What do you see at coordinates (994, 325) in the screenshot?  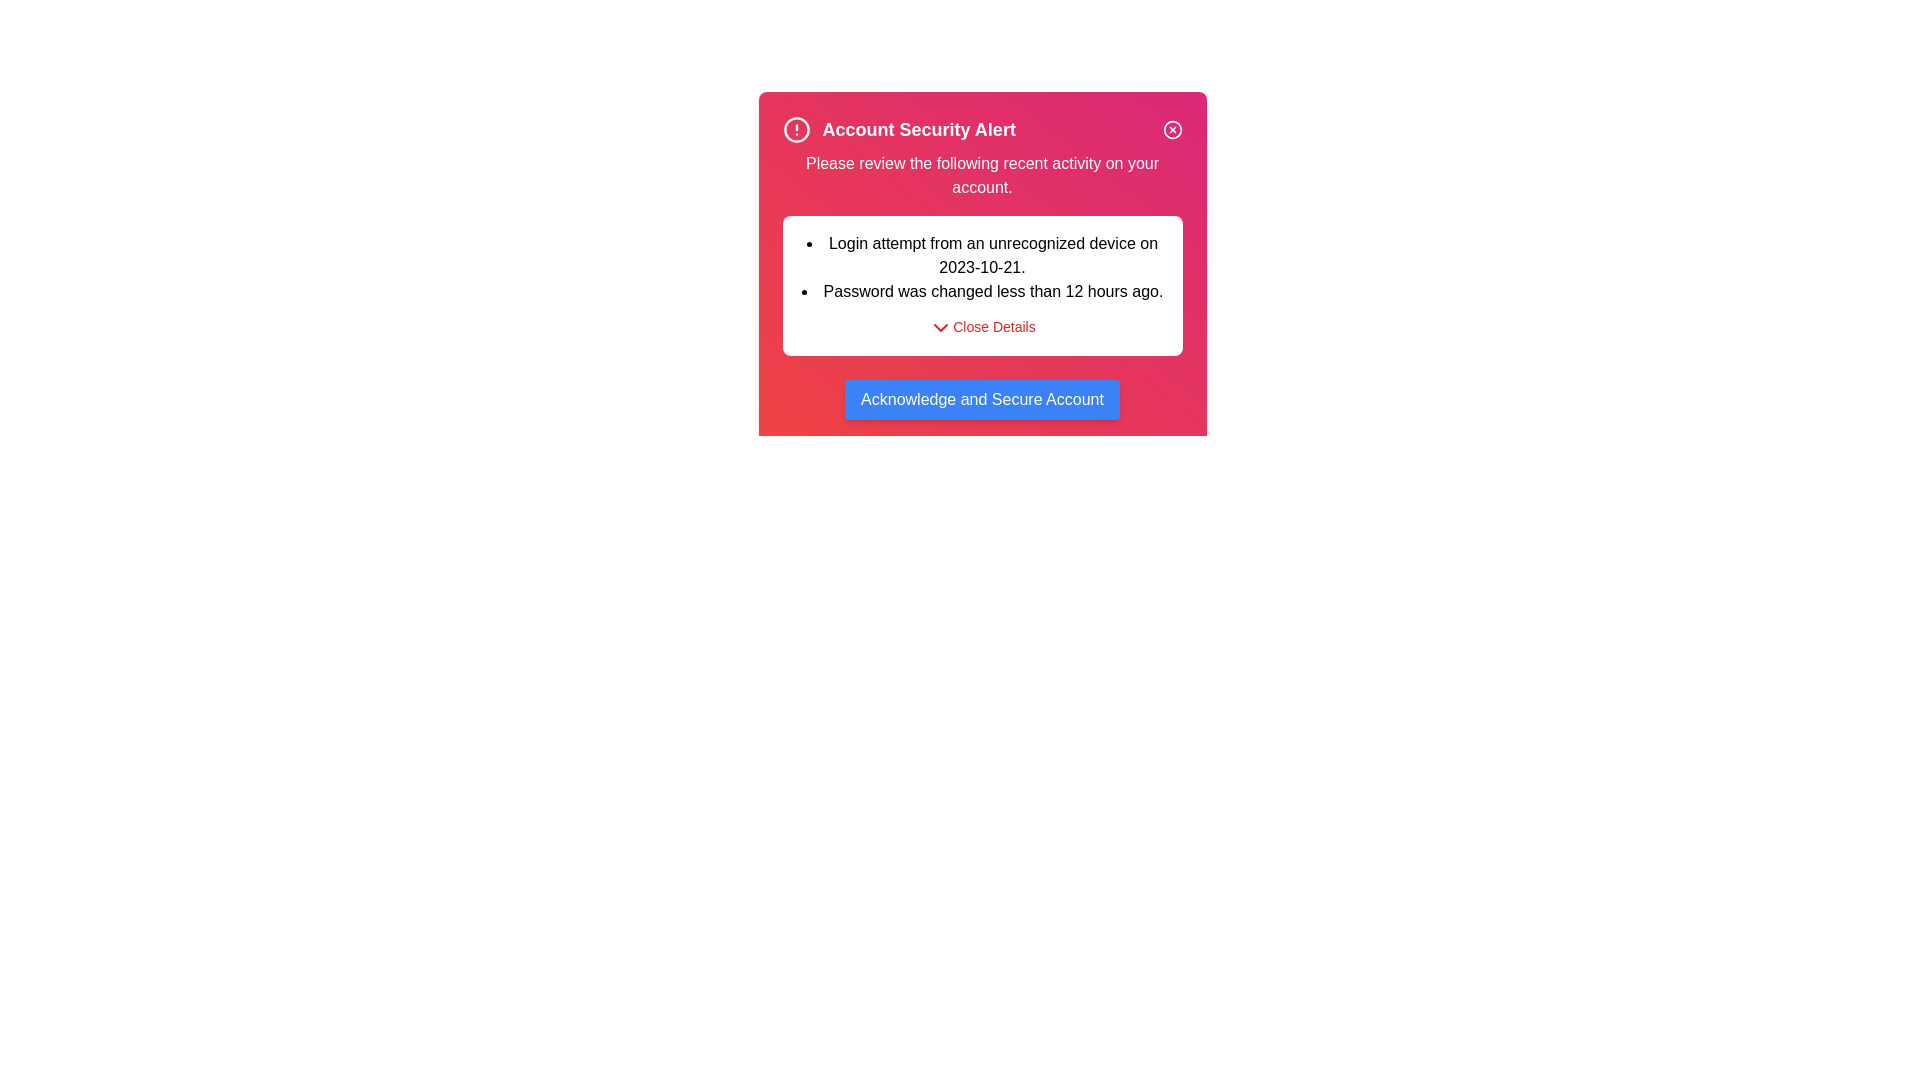 I see `the 'Close Details' text in the alert popup` at bounding box center [994, 325].